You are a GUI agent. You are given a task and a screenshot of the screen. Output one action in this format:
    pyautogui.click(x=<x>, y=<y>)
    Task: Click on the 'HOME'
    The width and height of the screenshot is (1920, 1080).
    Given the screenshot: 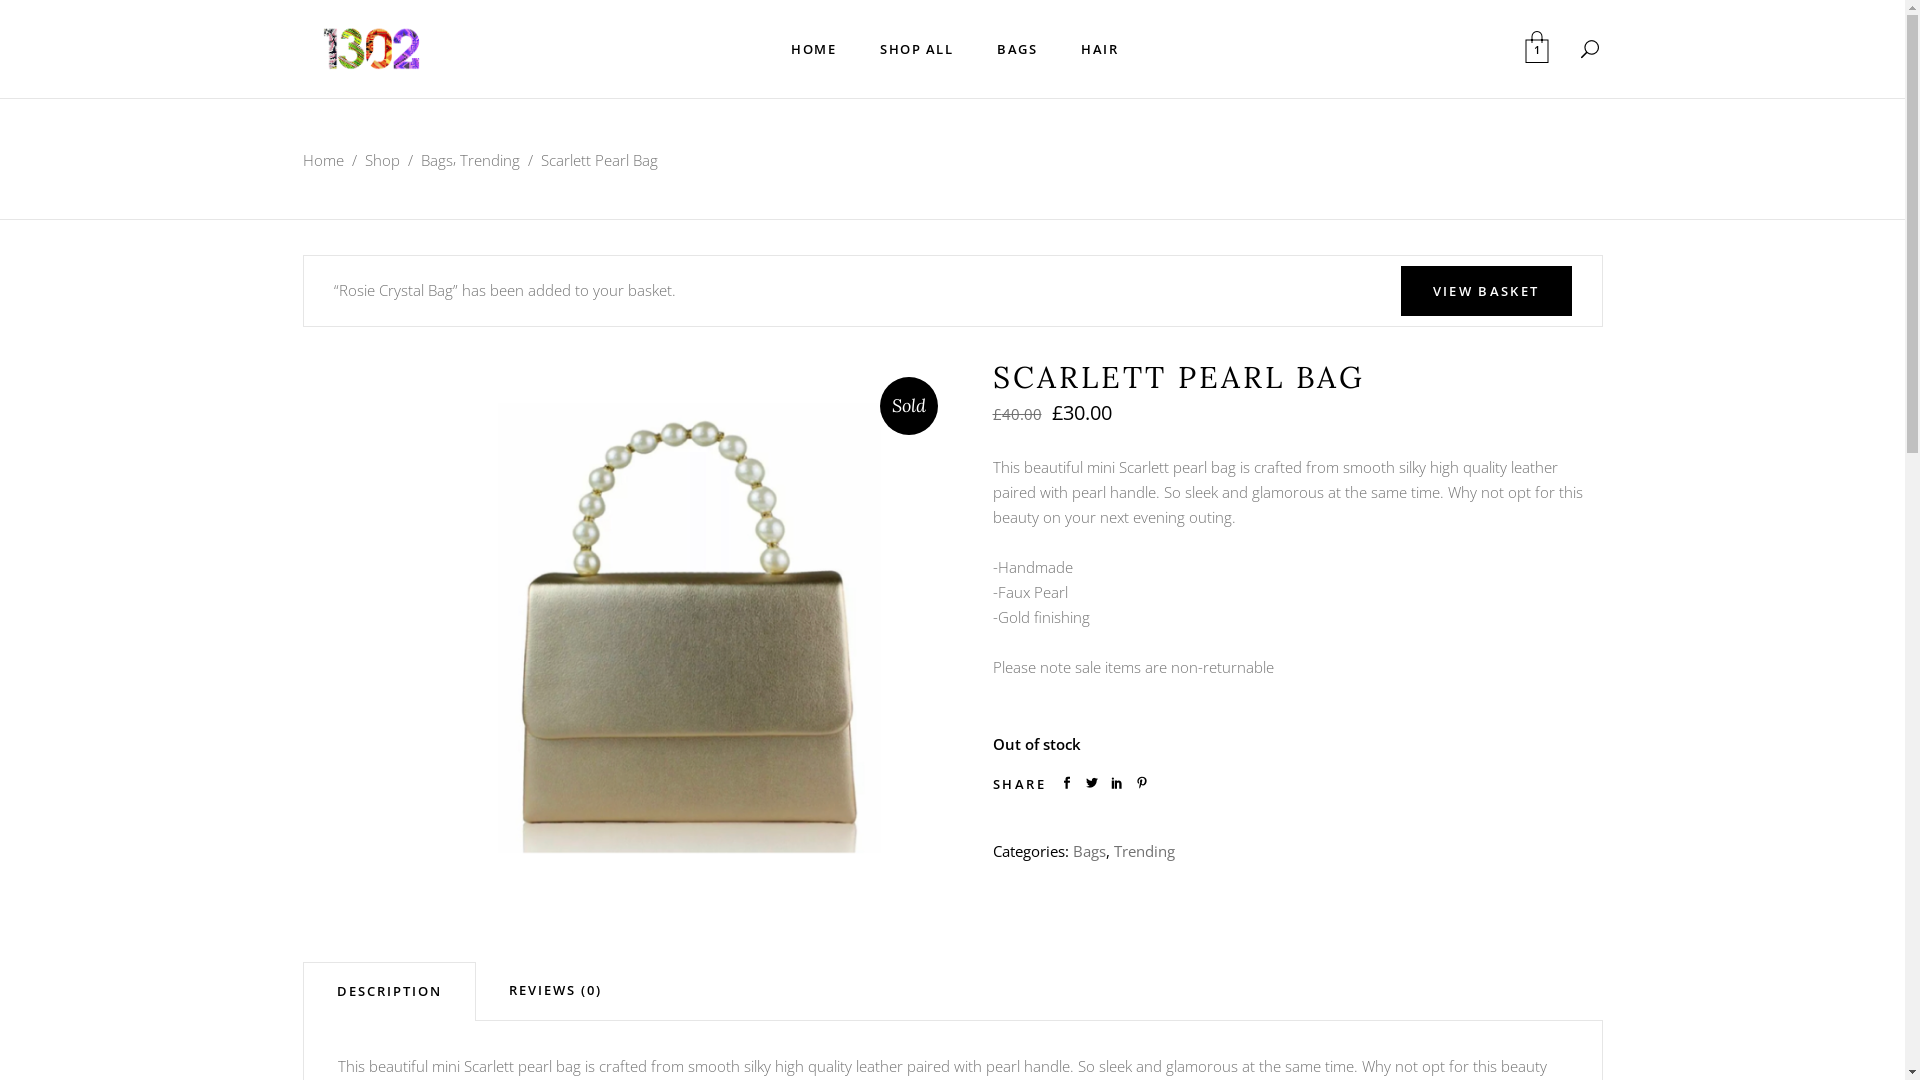 What is the action you would take?
    pyautogui.click(x=767, y=48)
    